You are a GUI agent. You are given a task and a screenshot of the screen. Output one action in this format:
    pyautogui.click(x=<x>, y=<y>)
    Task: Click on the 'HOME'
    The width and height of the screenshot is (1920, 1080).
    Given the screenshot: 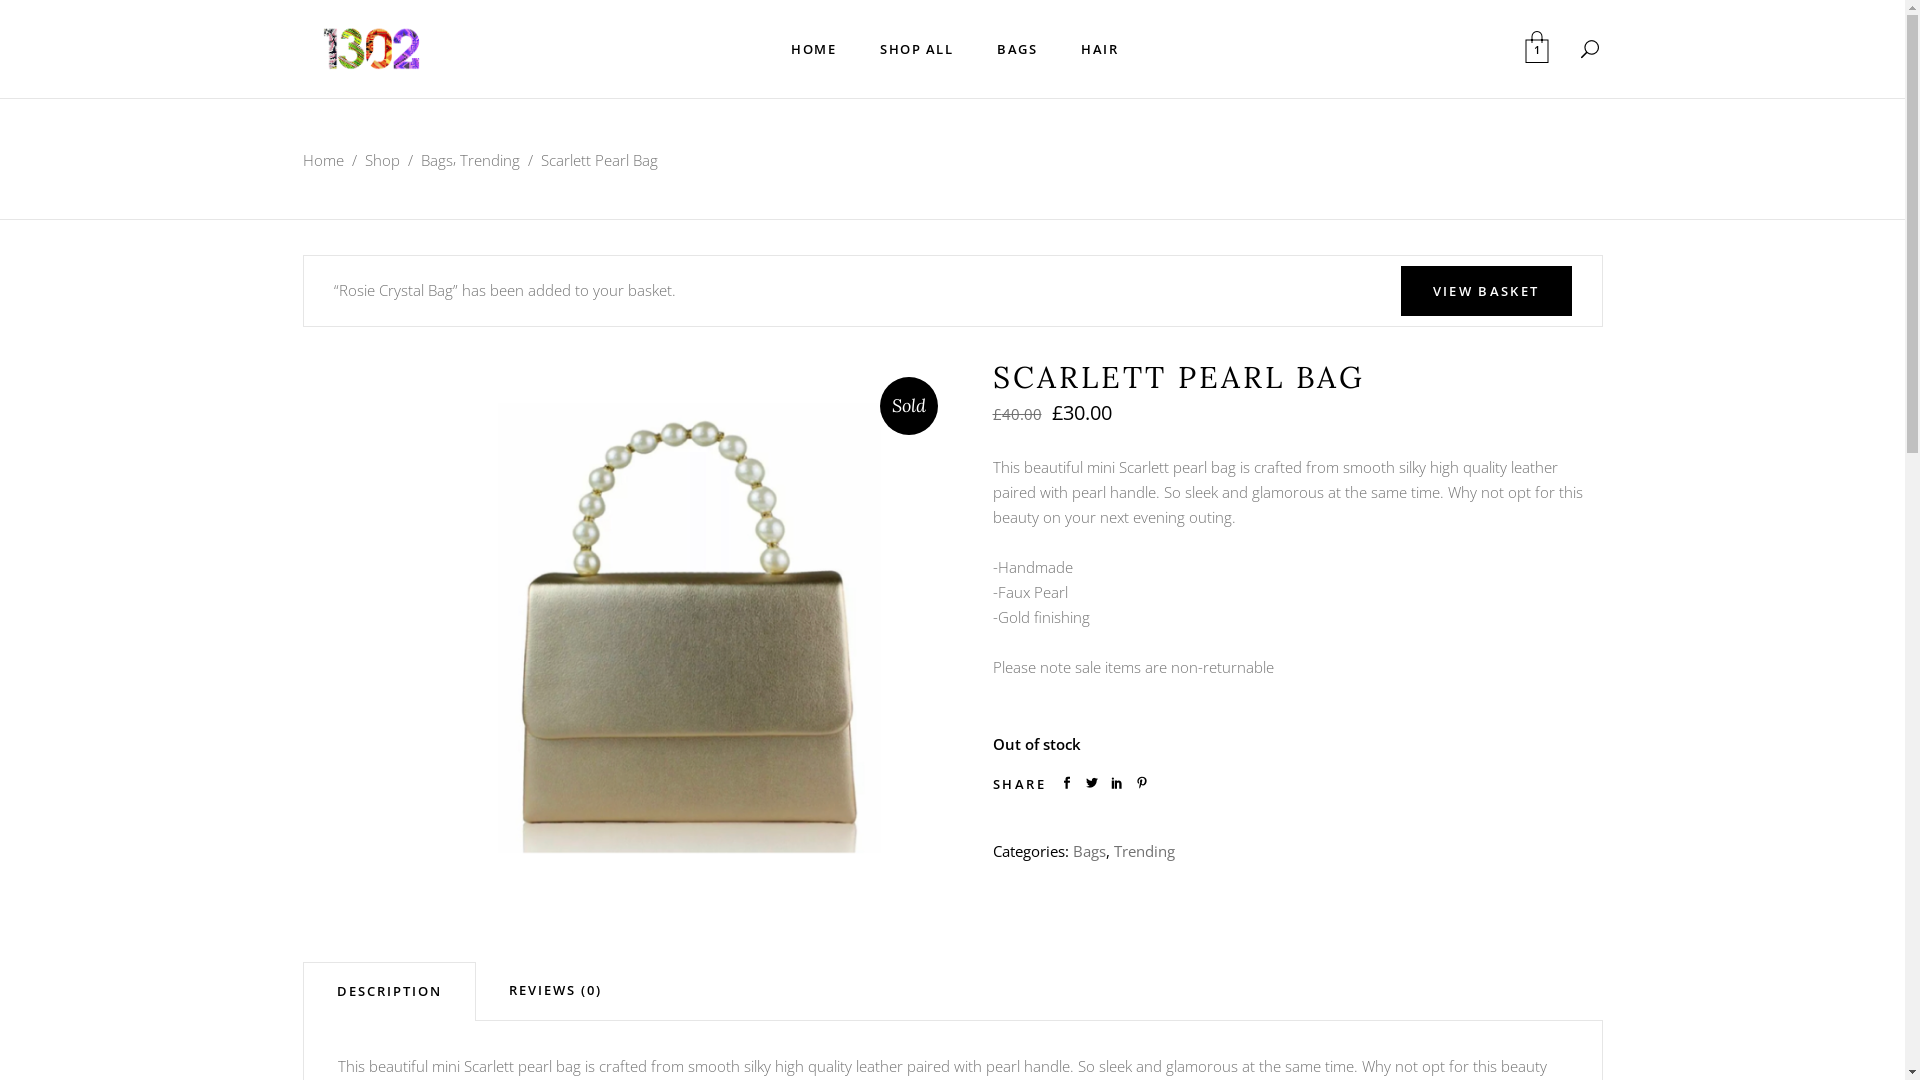 What is the action you would take?
    pyautogui.click(x=767, y=48)
    